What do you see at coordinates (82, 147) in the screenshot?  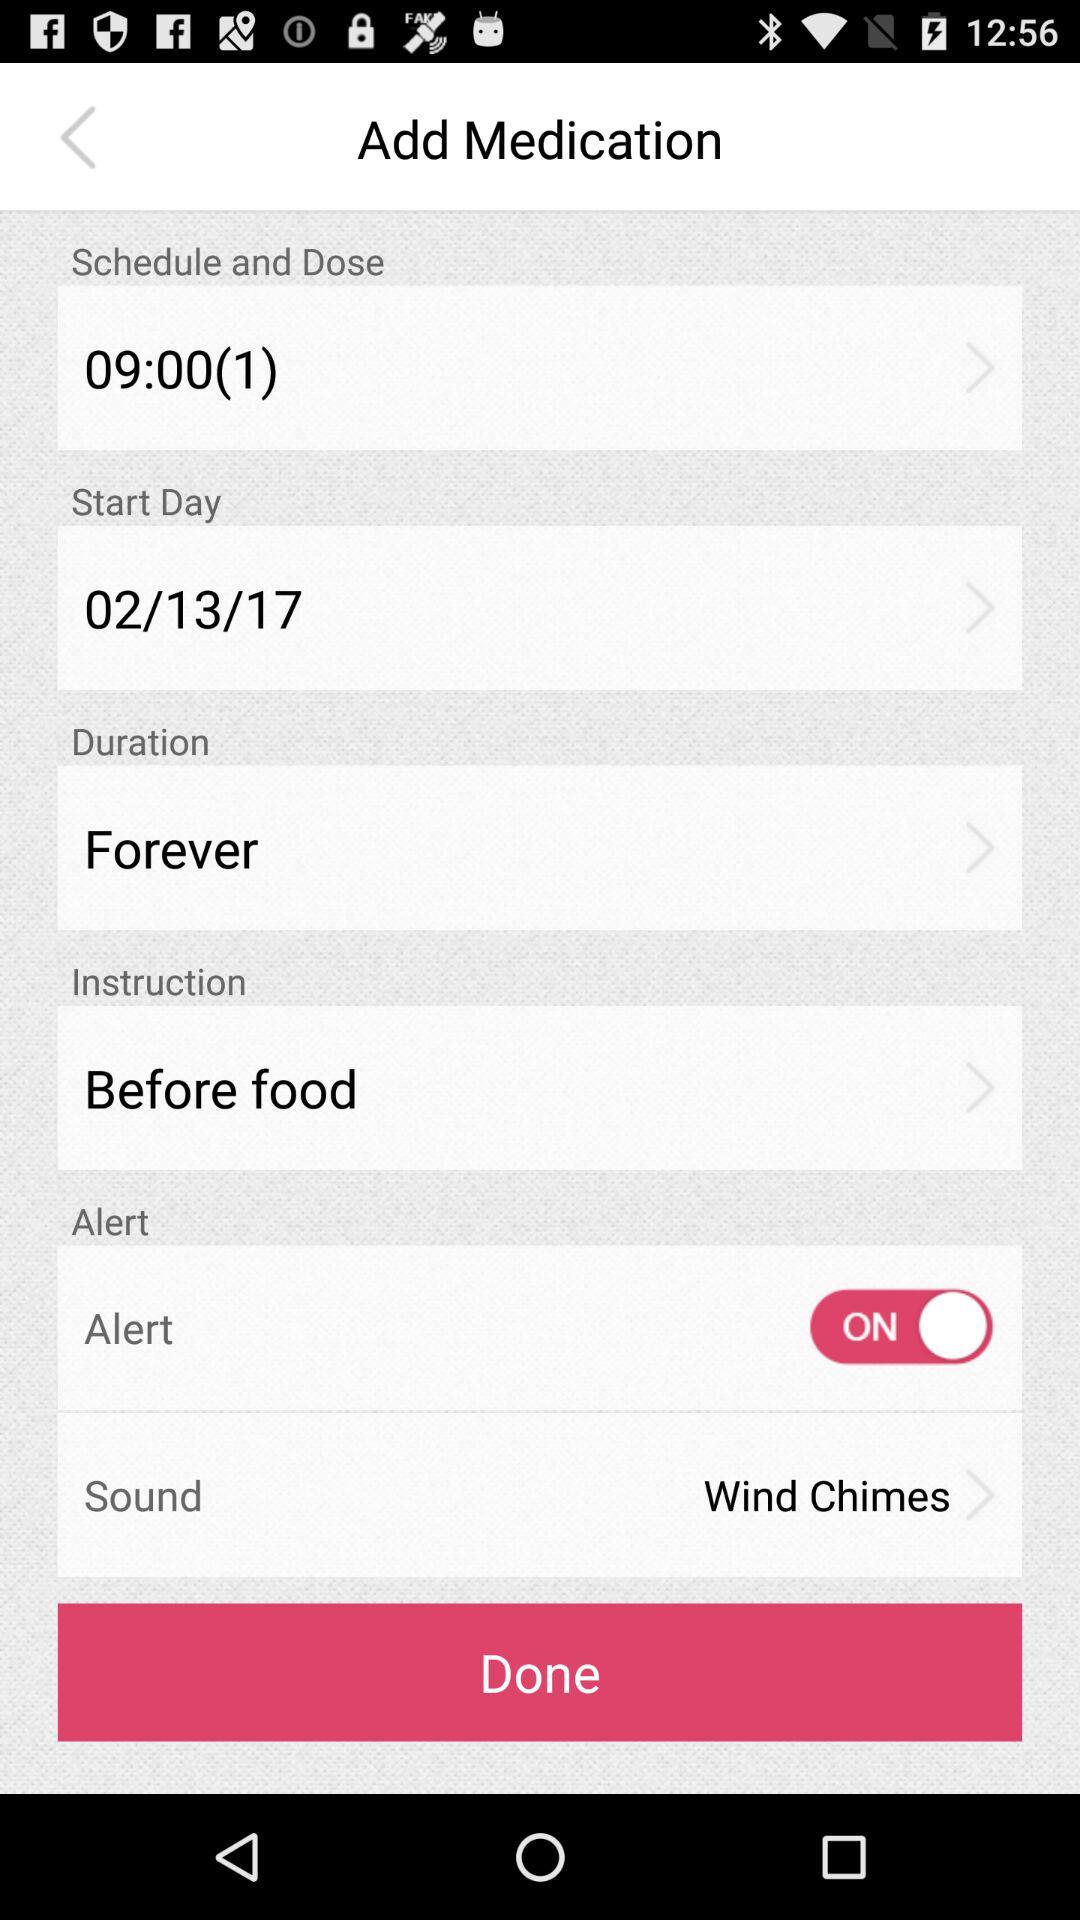 I see `the arrow_backward icon` at bounding box center [82, 147].